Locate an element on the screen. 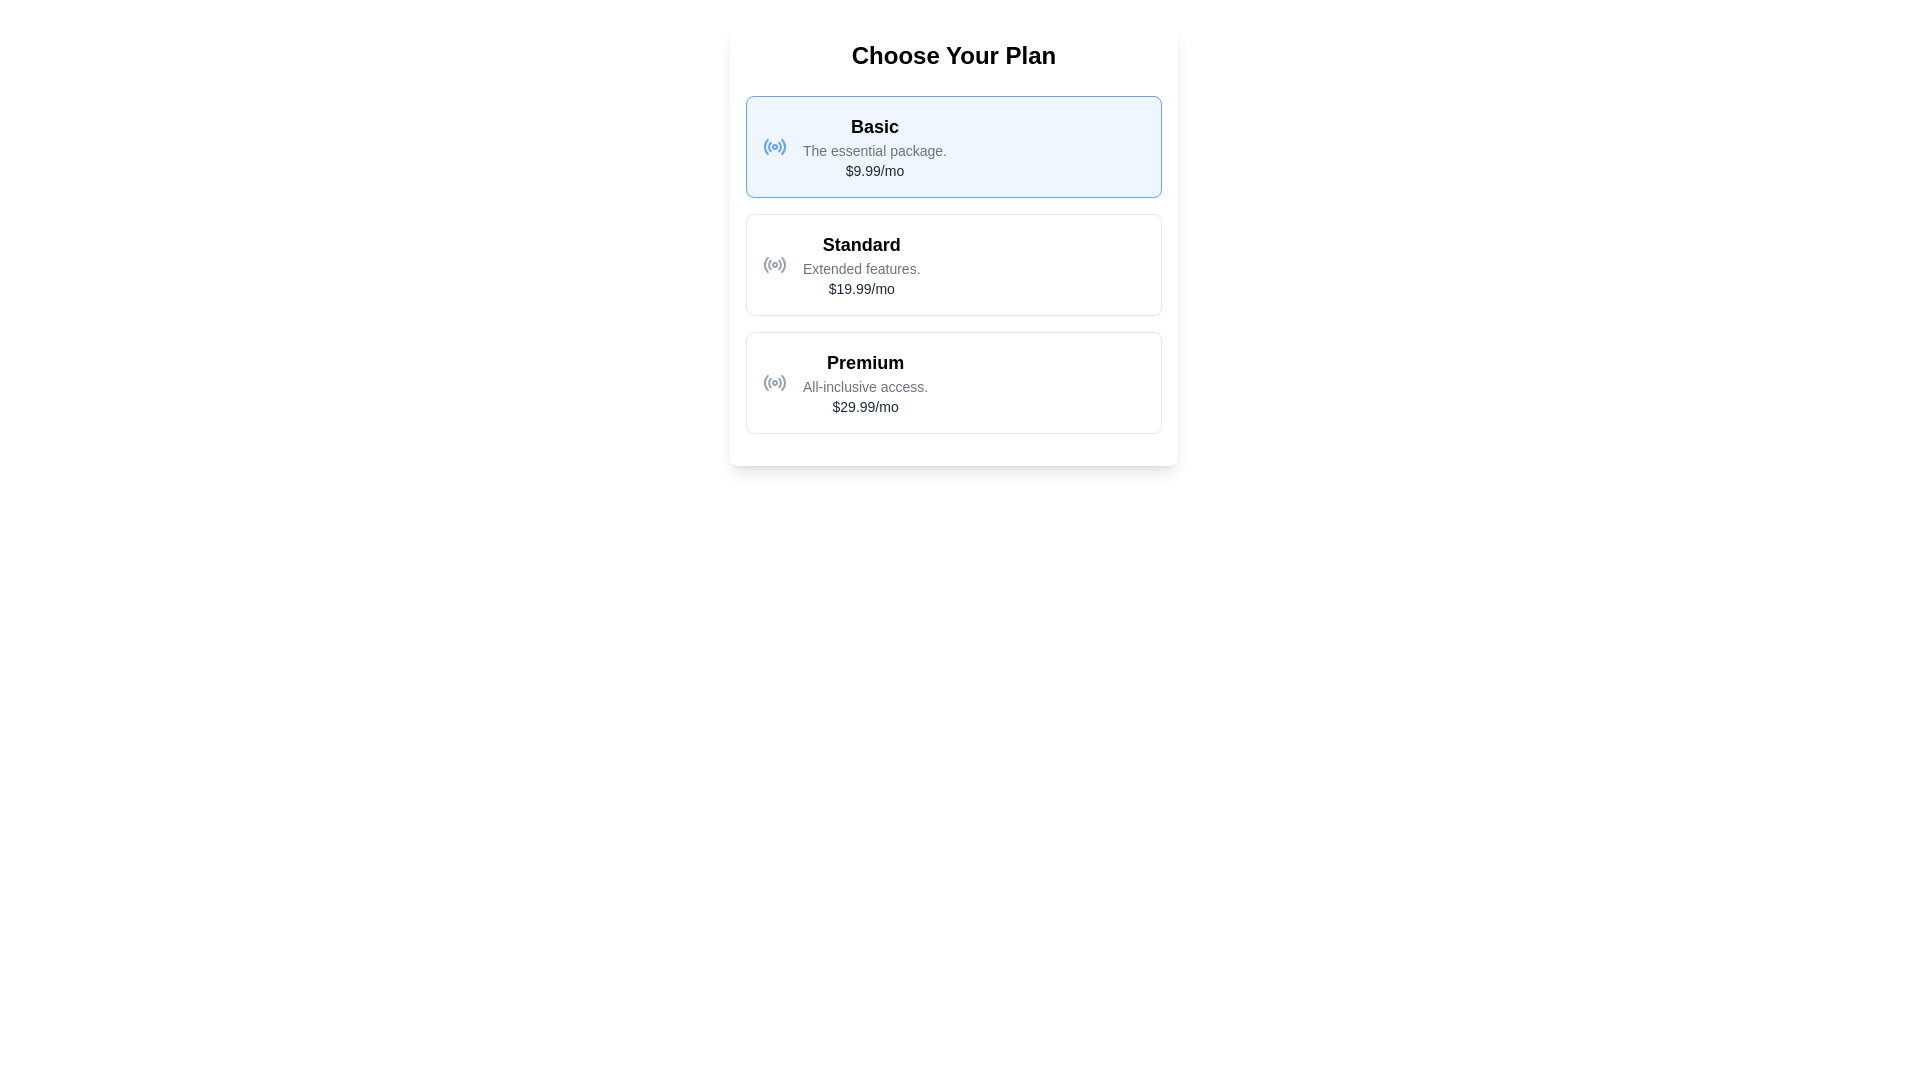 This screenshot has height=1080, width=1920. the circular icon styled as a radio button located to the left of the text 'Premium All-inclusive access. $29.99/mo' is located at coordinates (773, 382).